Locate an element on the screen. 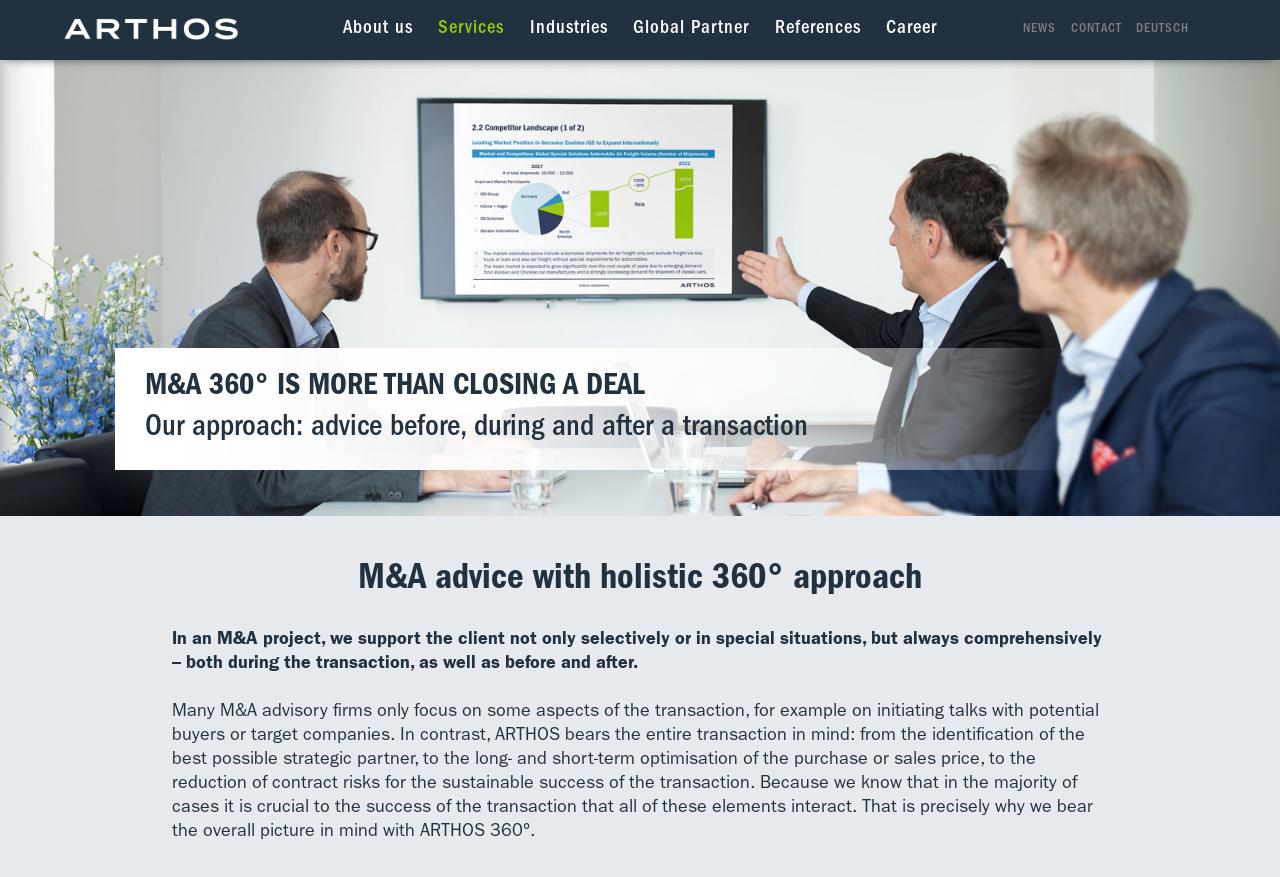 The image size is (1280, 877). 'In an M&A project, we support the client not only selectively or in special situations, but always comprehensively – both during the transaction, as well as before and after.' is located at coordinates (172, 650).